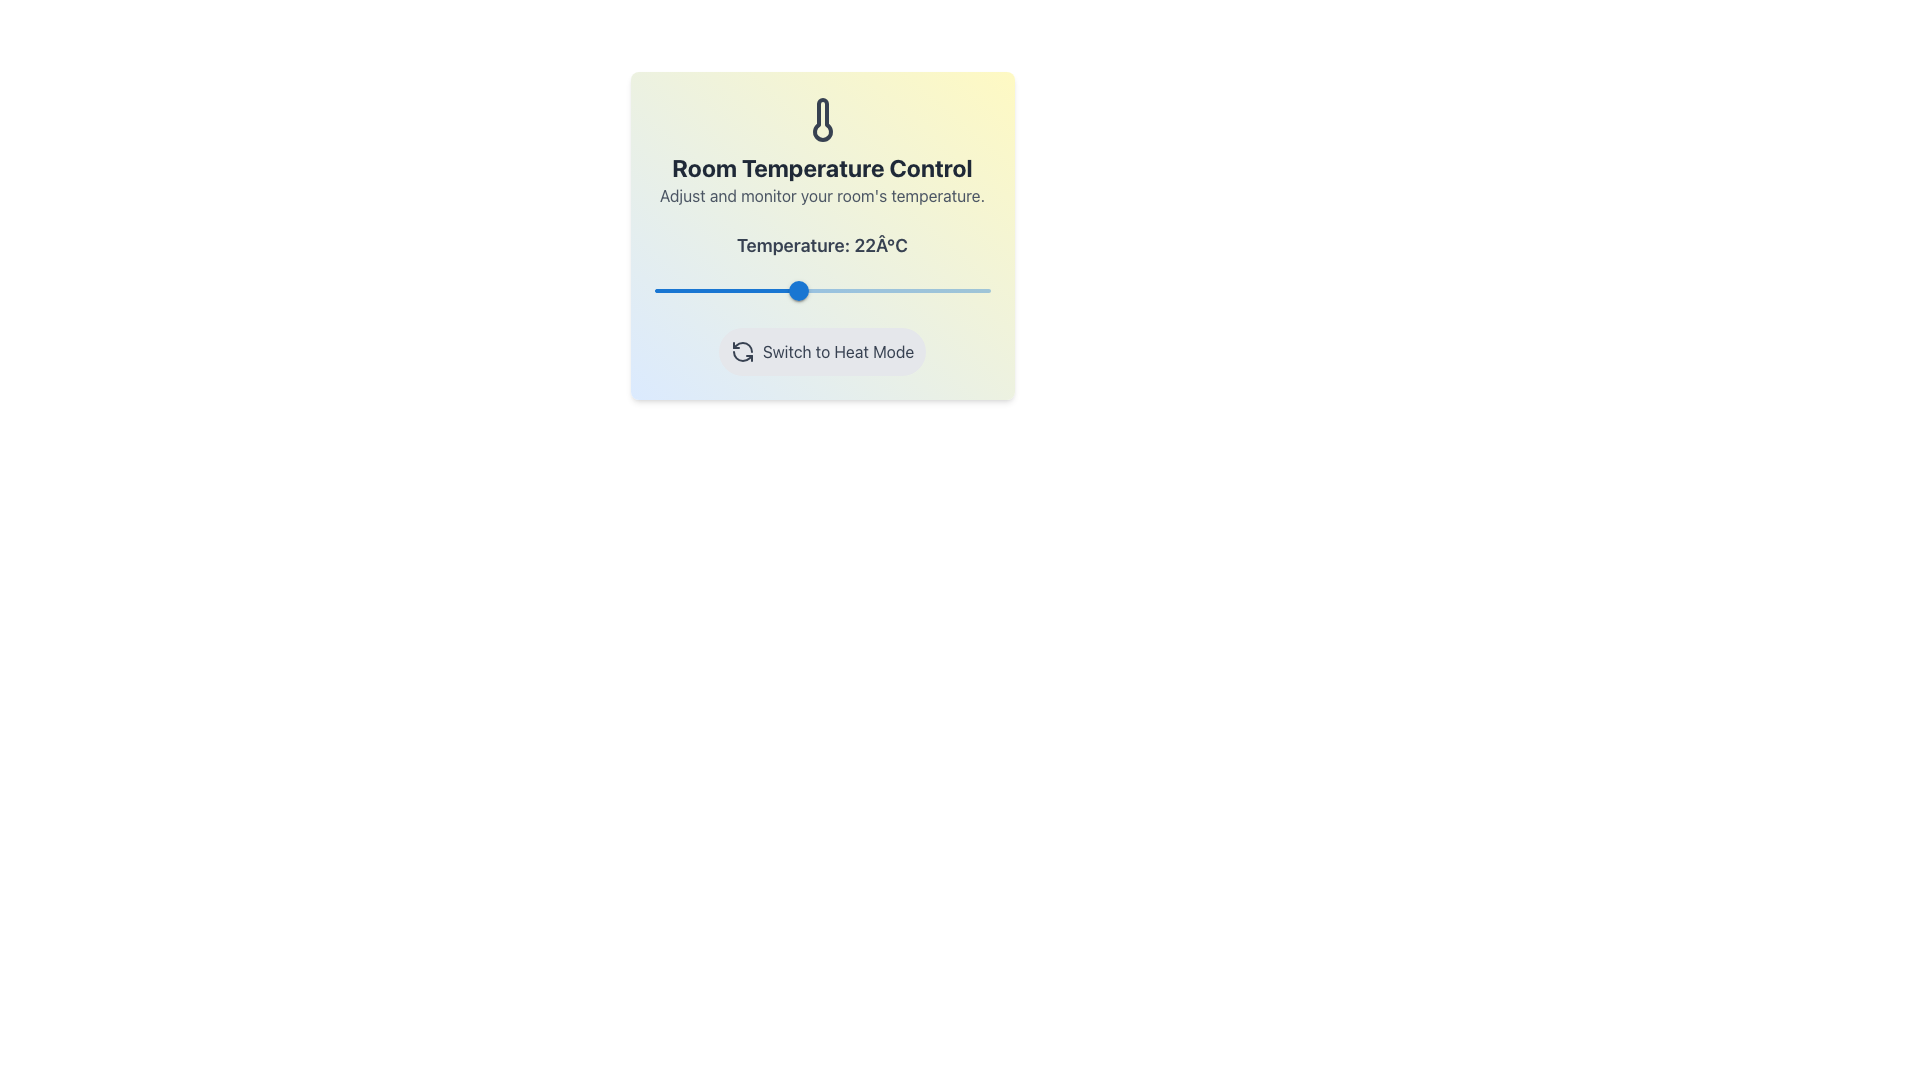 This screenshot has width=1920, height=1080. Describe the element at coordinates (797, 290) in the screenshot. I see `the circular slider thumb with the value '22'` at that location.